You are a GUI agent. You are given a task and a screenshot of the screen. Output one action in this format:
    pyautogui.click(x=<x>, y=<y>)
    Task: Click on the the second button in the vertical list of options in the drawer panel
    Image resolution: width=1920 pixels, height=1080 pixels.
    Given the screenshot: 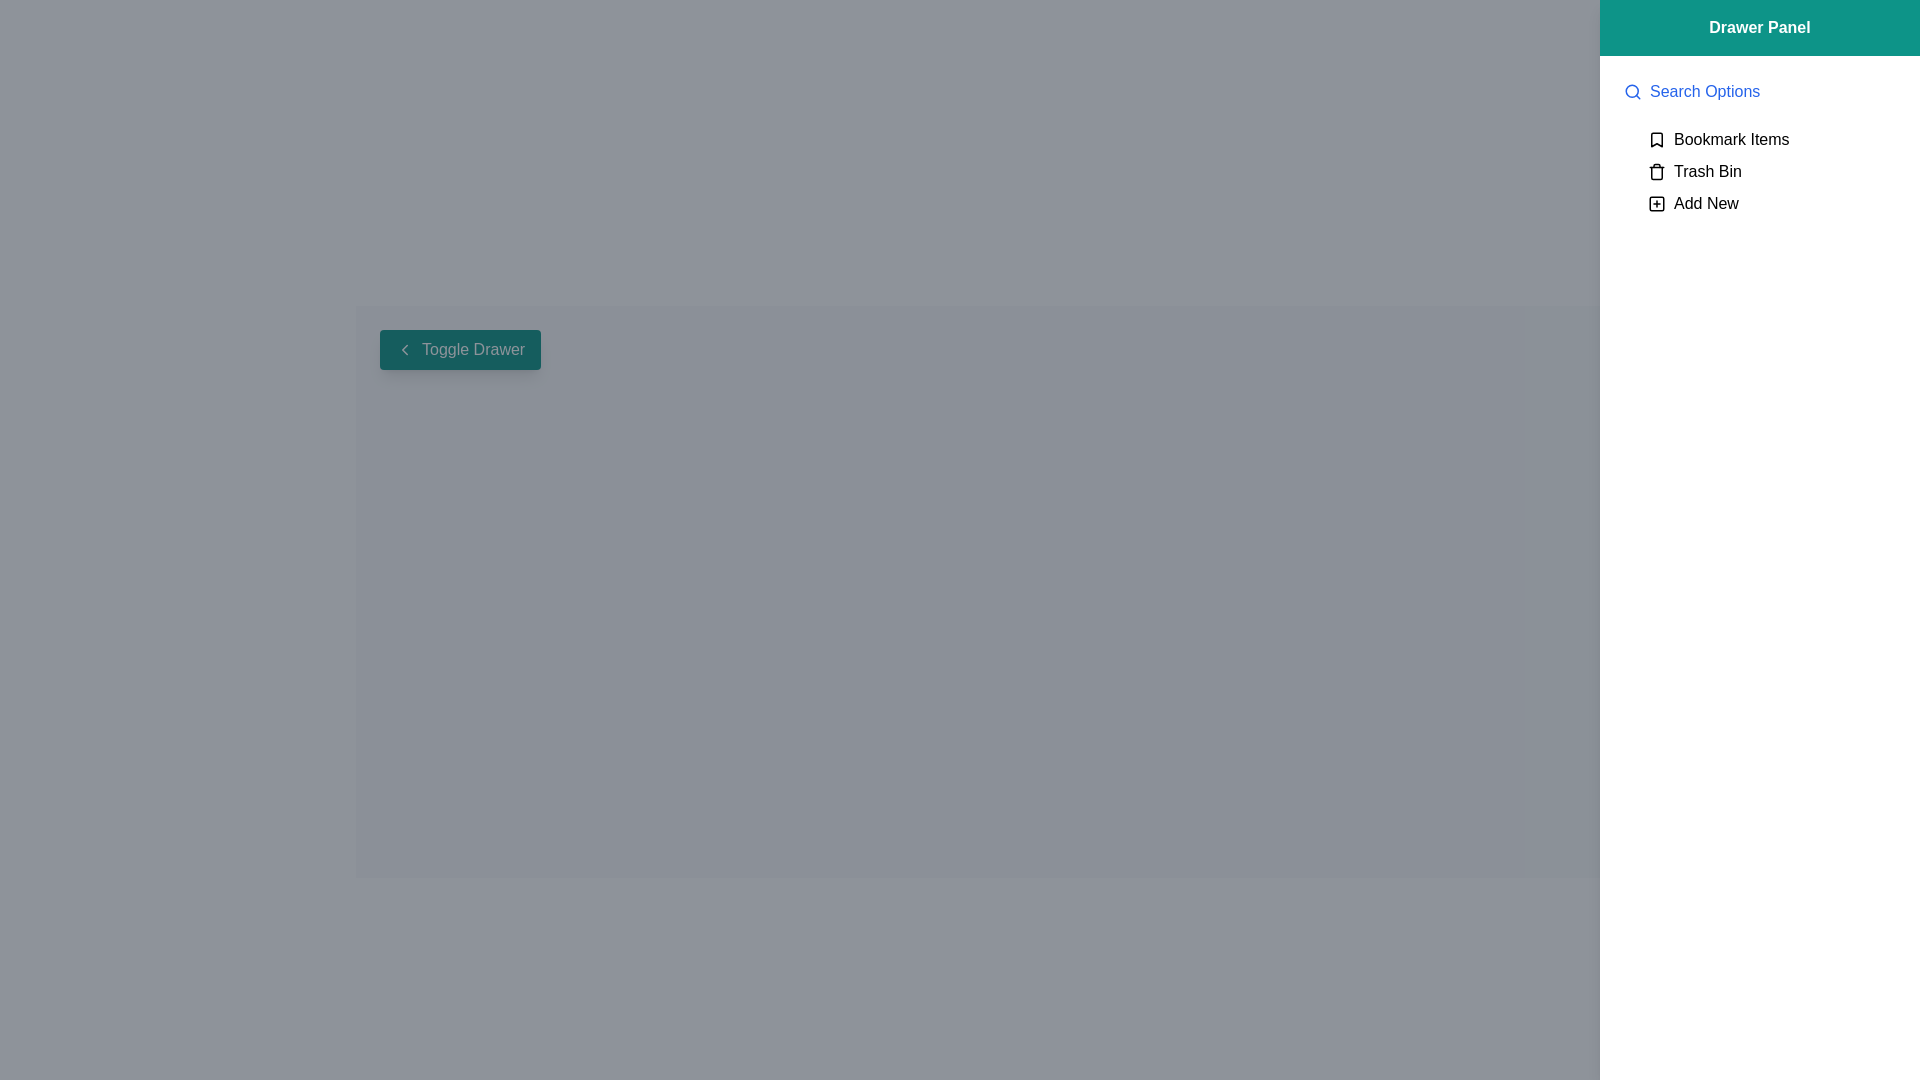 What is the action you would take?
    pyautogui.click(x=1693, y=171)
    